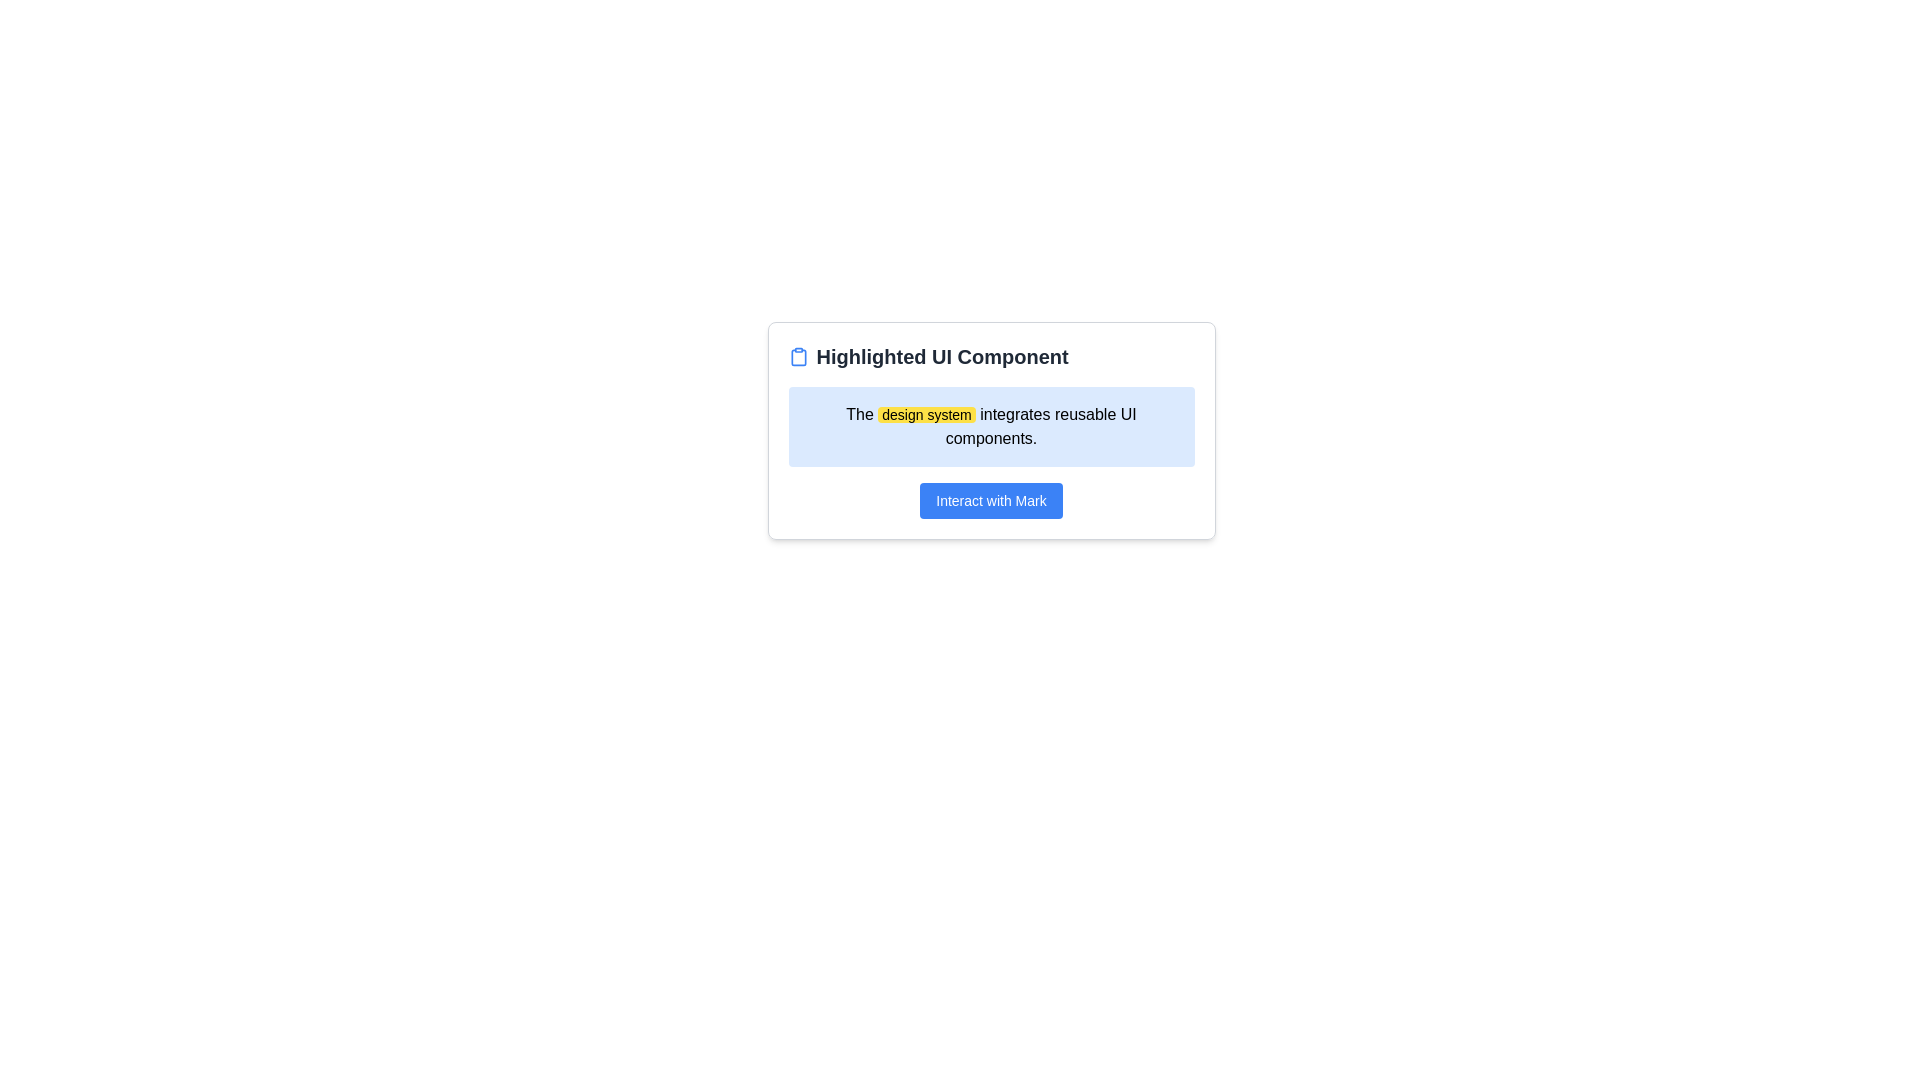 The image size is (1920, 1080). I want to click on the bold, large-sized text 'Highlighted UI Component' displayed prominently in dark gray, which is located to the right of a small blue clipboard icon, so click(941, 356).